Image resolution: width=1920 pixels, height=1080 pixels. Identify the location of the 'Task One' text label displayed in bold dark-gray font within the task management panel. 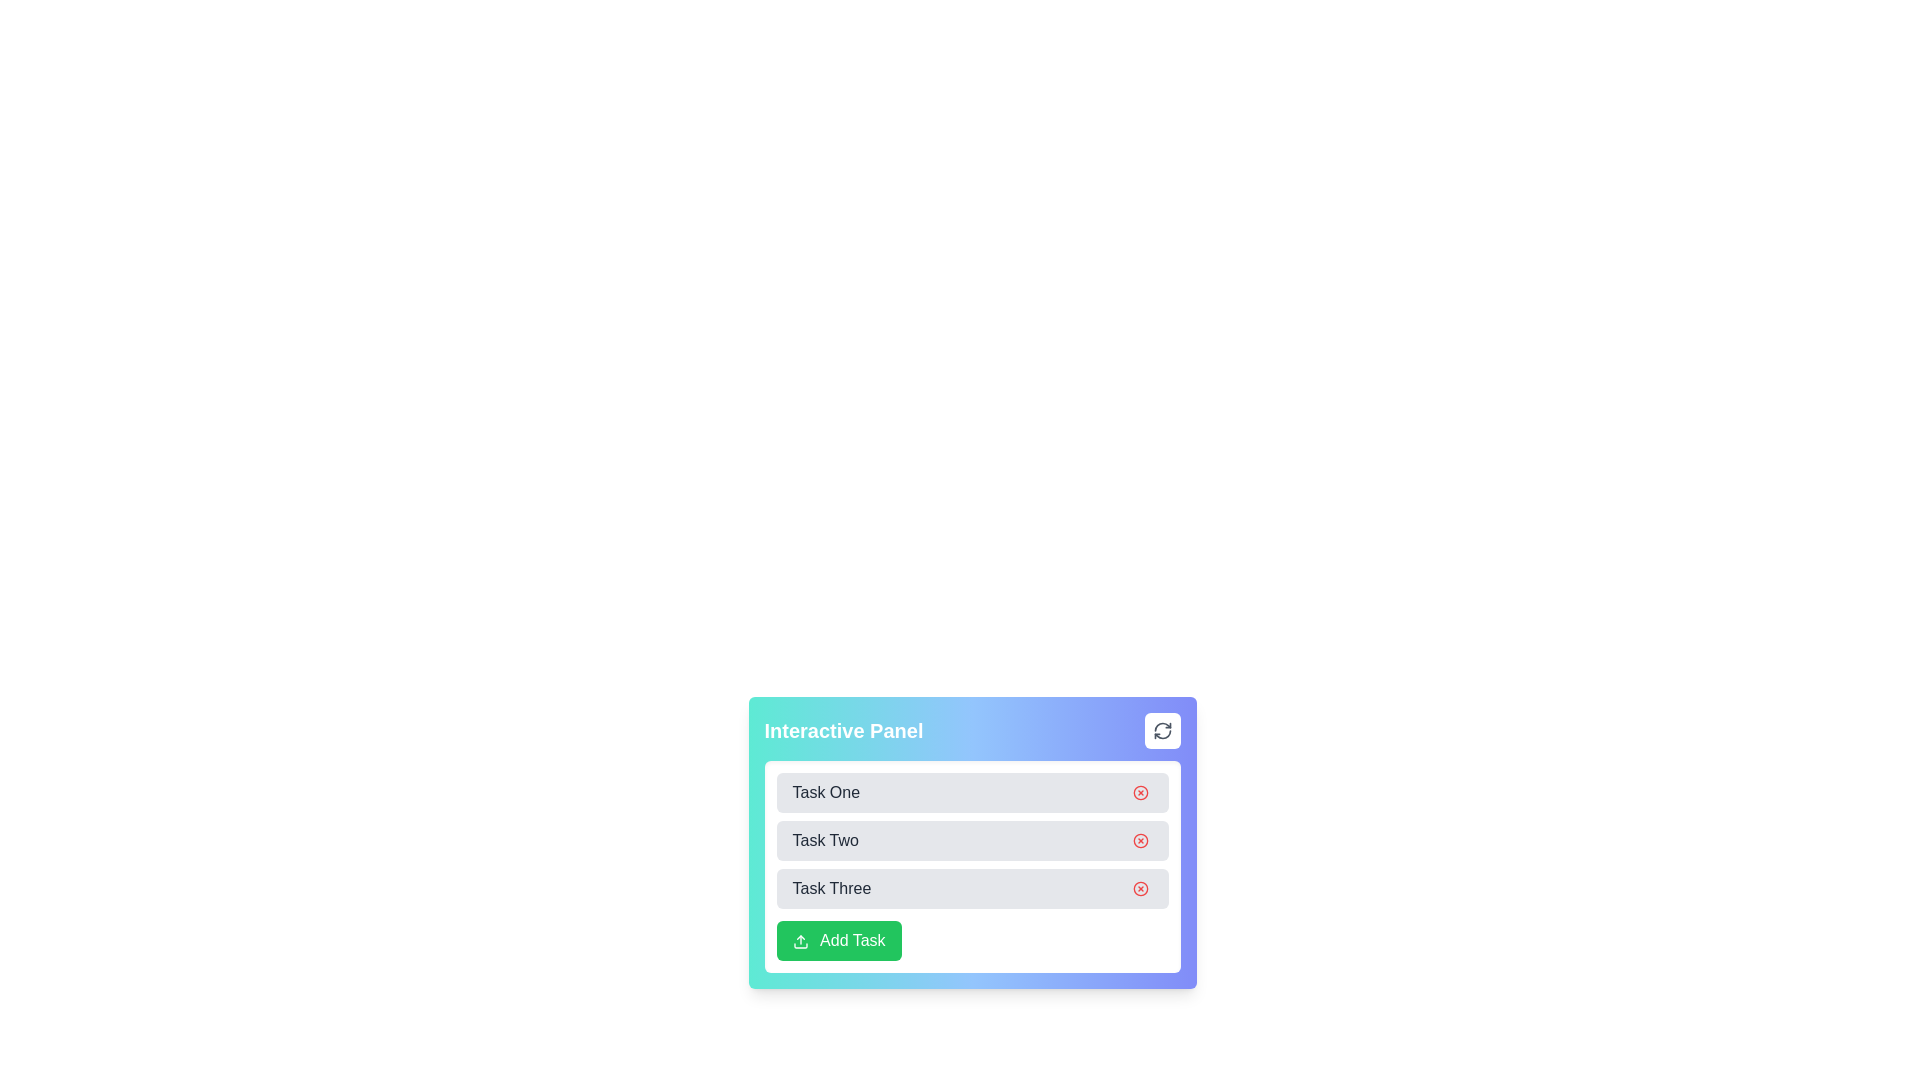
(826, 792).